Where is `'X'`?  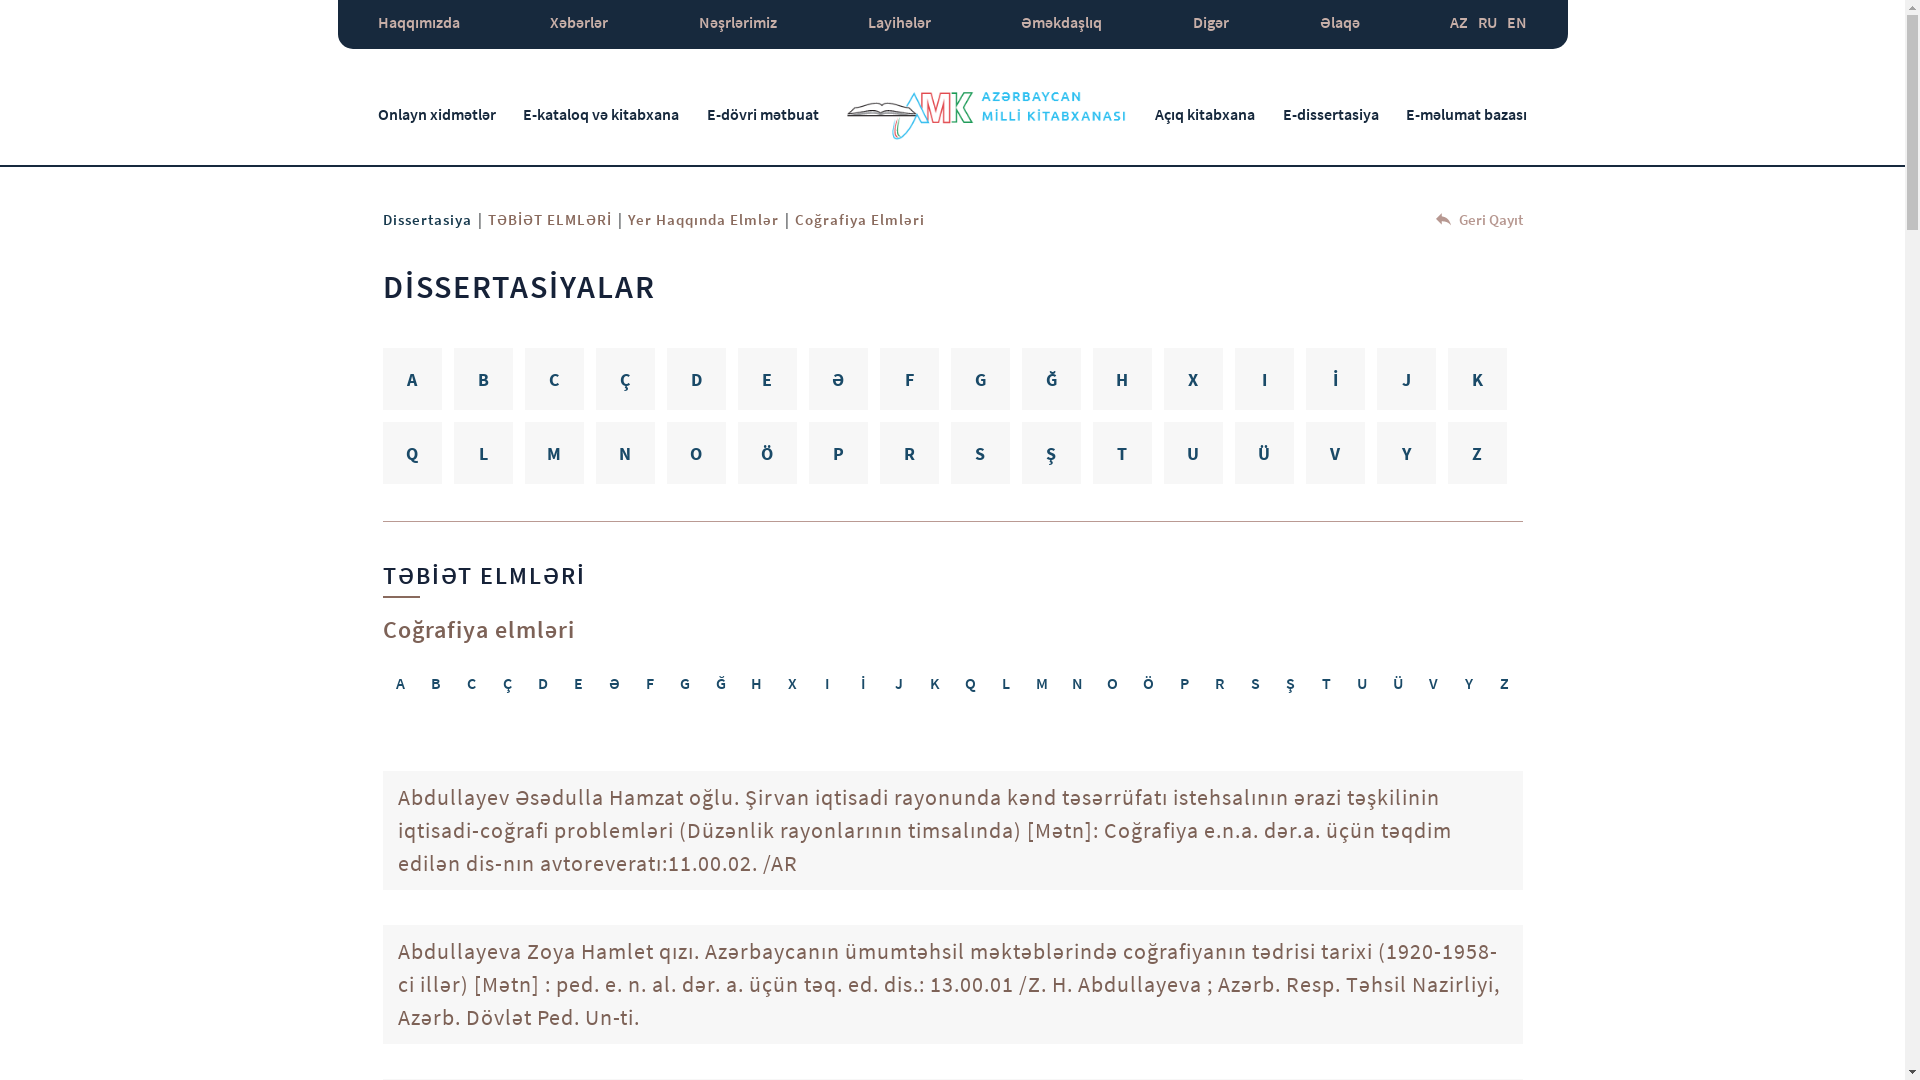
'X' is located at coordinates (1163, 378).